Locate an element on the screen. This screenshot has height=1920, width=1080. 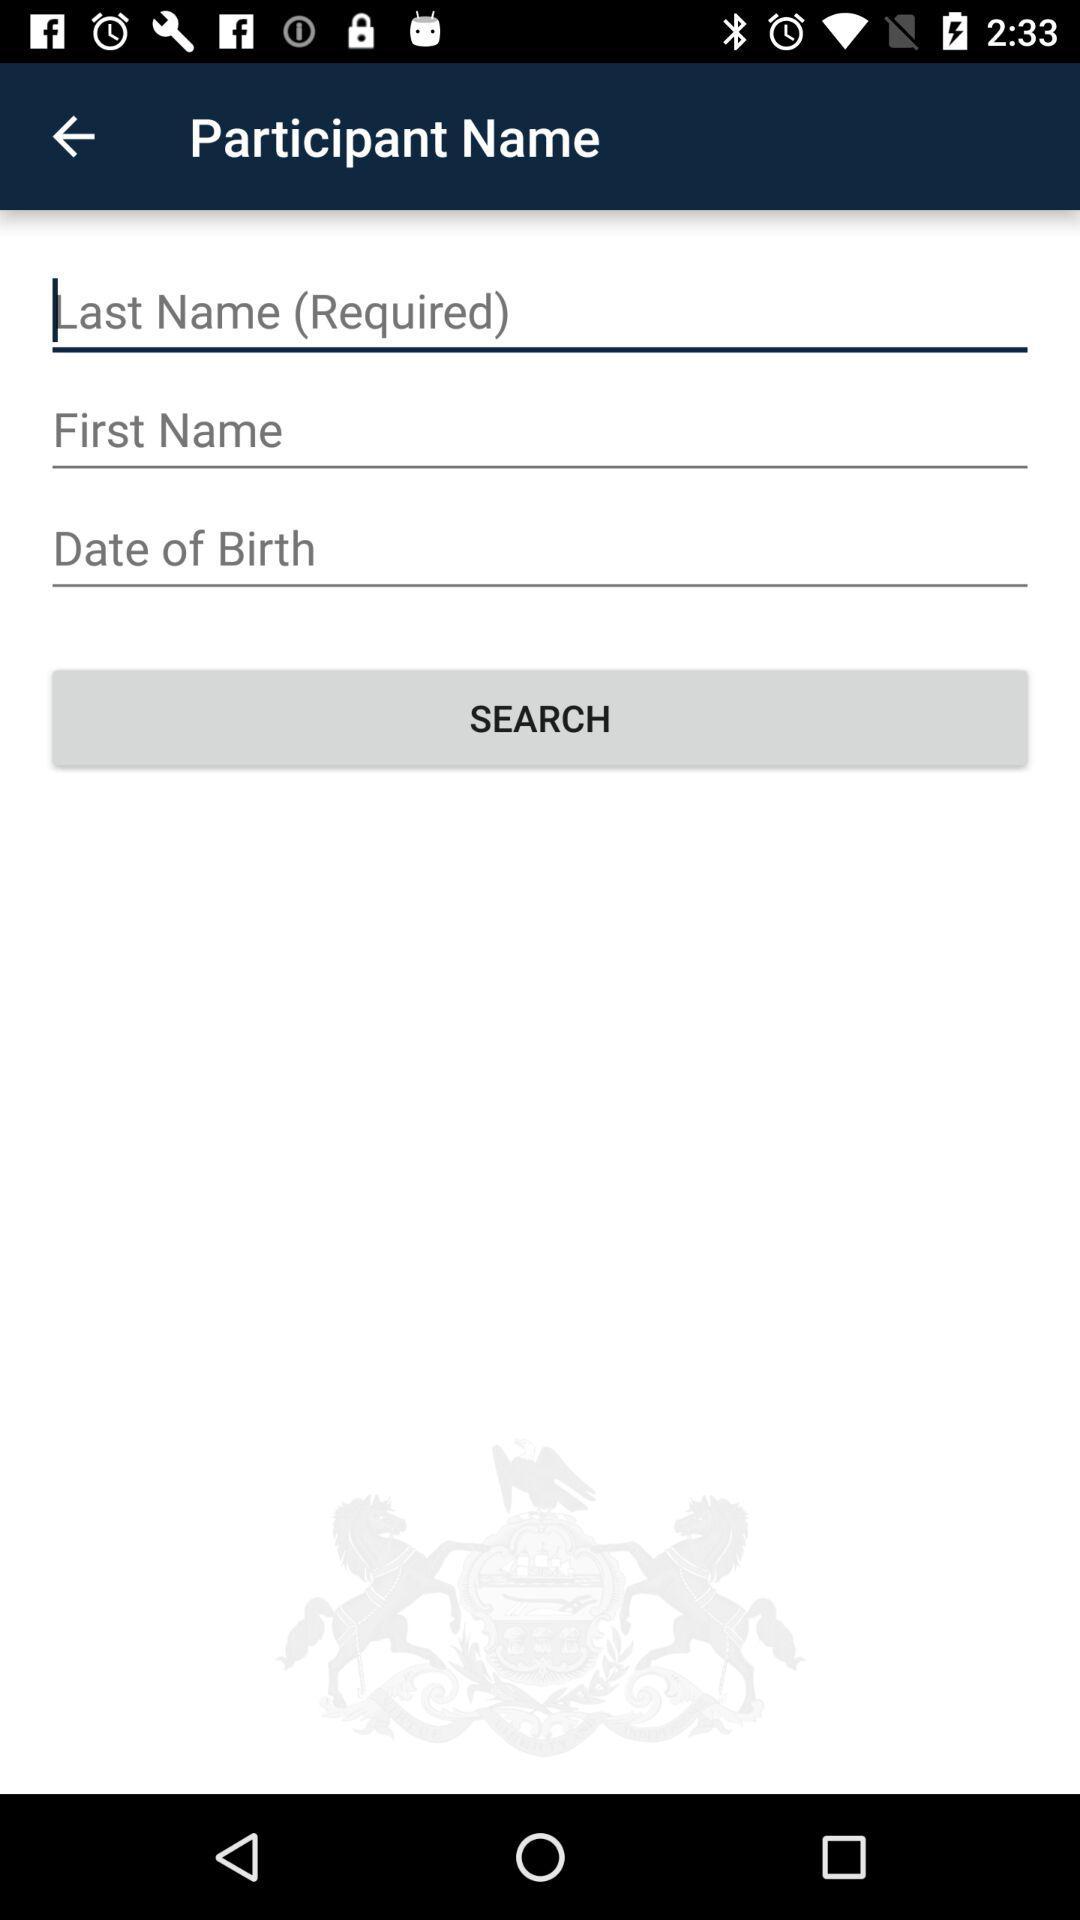
your name is located at coordinates (540, 310).